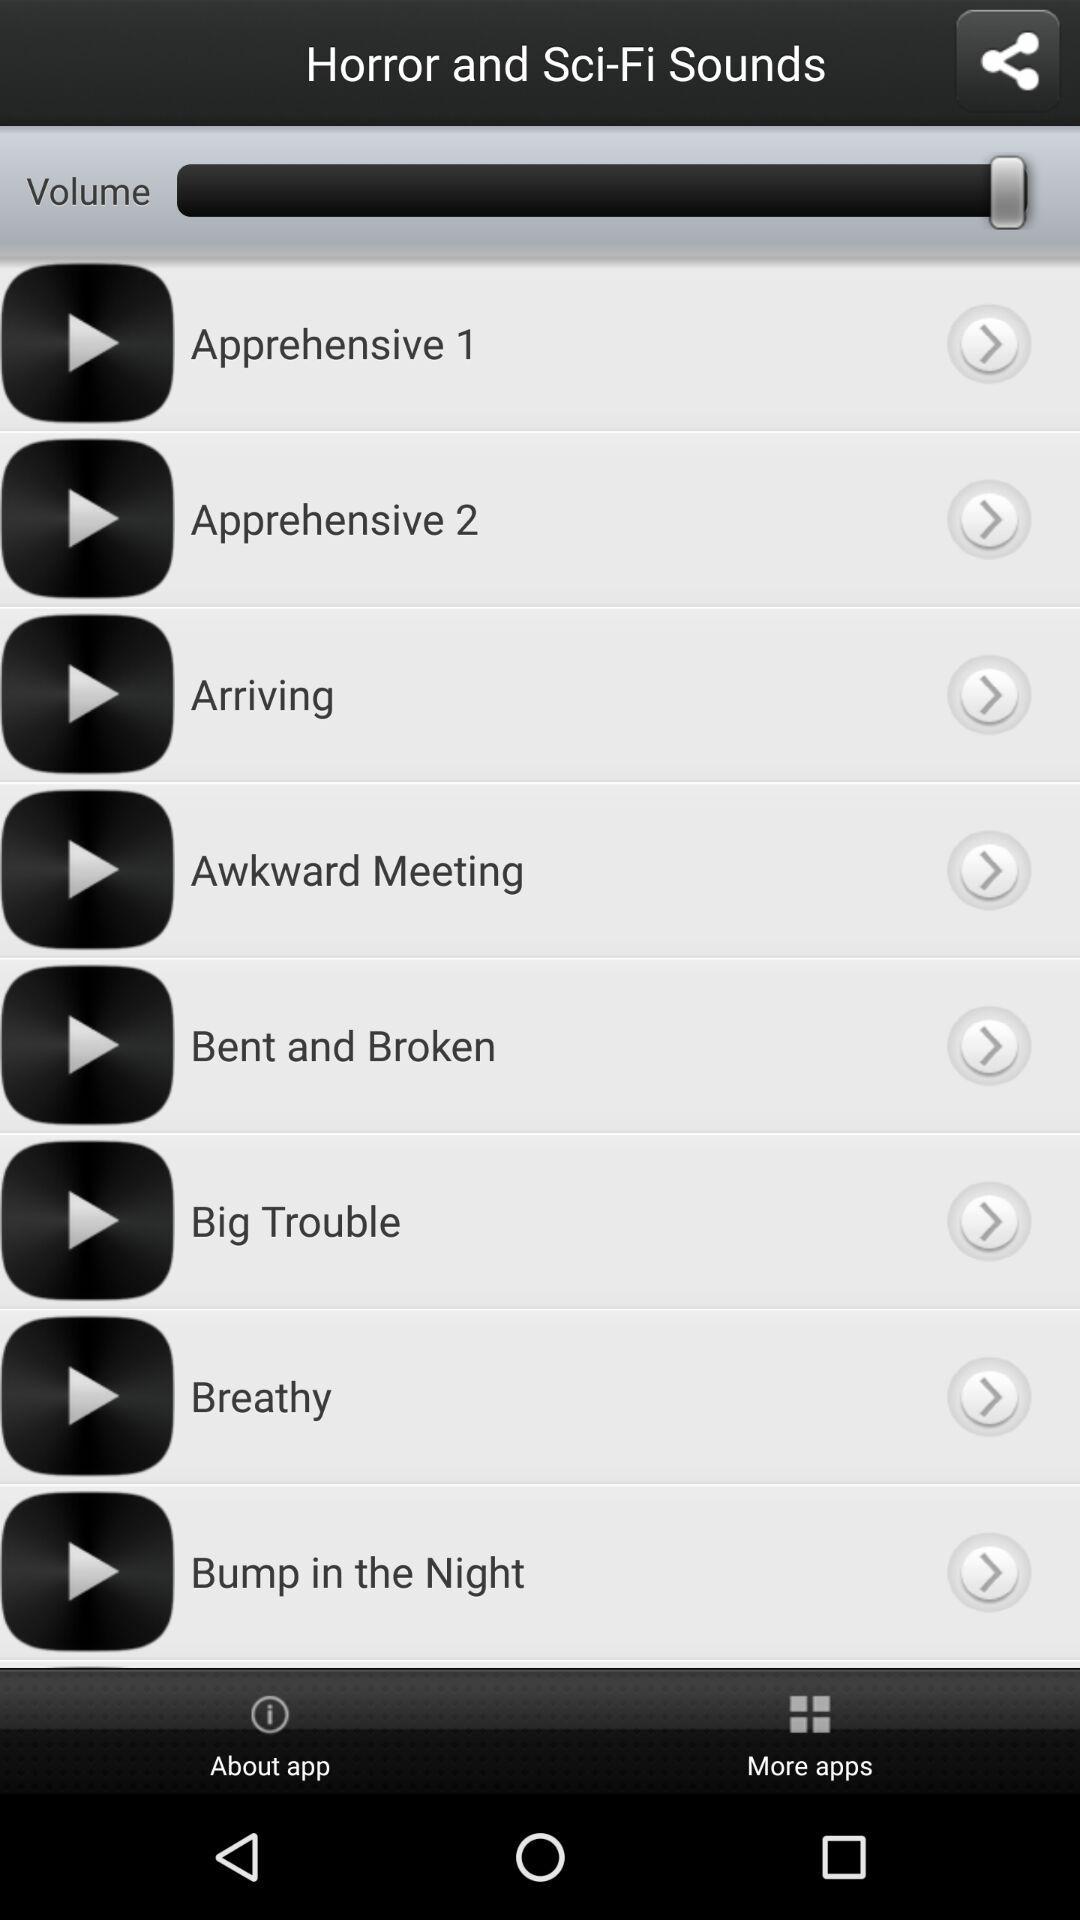 The width and height of the screenshot is (1080, 1920). I want to click on category, so click(987, 343).